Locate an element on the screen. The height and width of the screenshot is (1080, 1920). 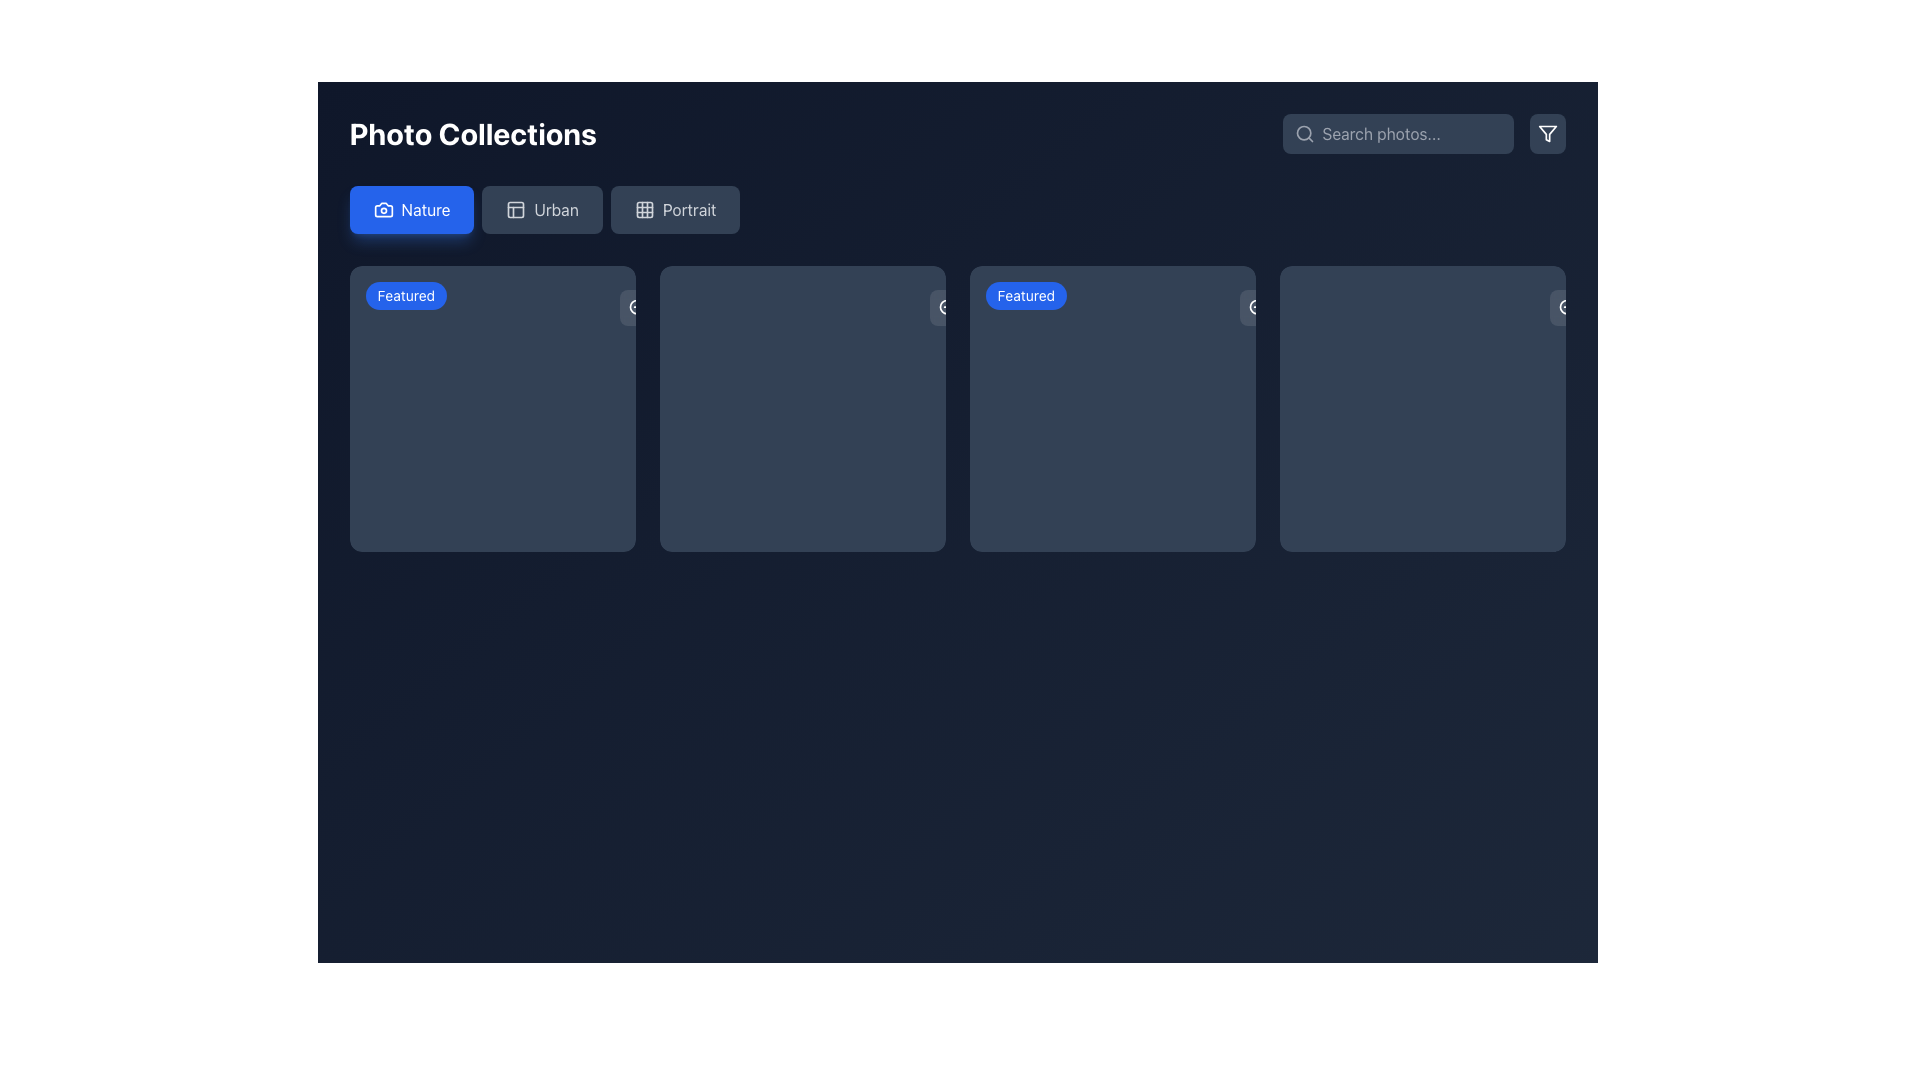
the fifth button from the top in the vertical stack on the right edge of the interface to invoke its functionality is located at coordinates (1675, 308).